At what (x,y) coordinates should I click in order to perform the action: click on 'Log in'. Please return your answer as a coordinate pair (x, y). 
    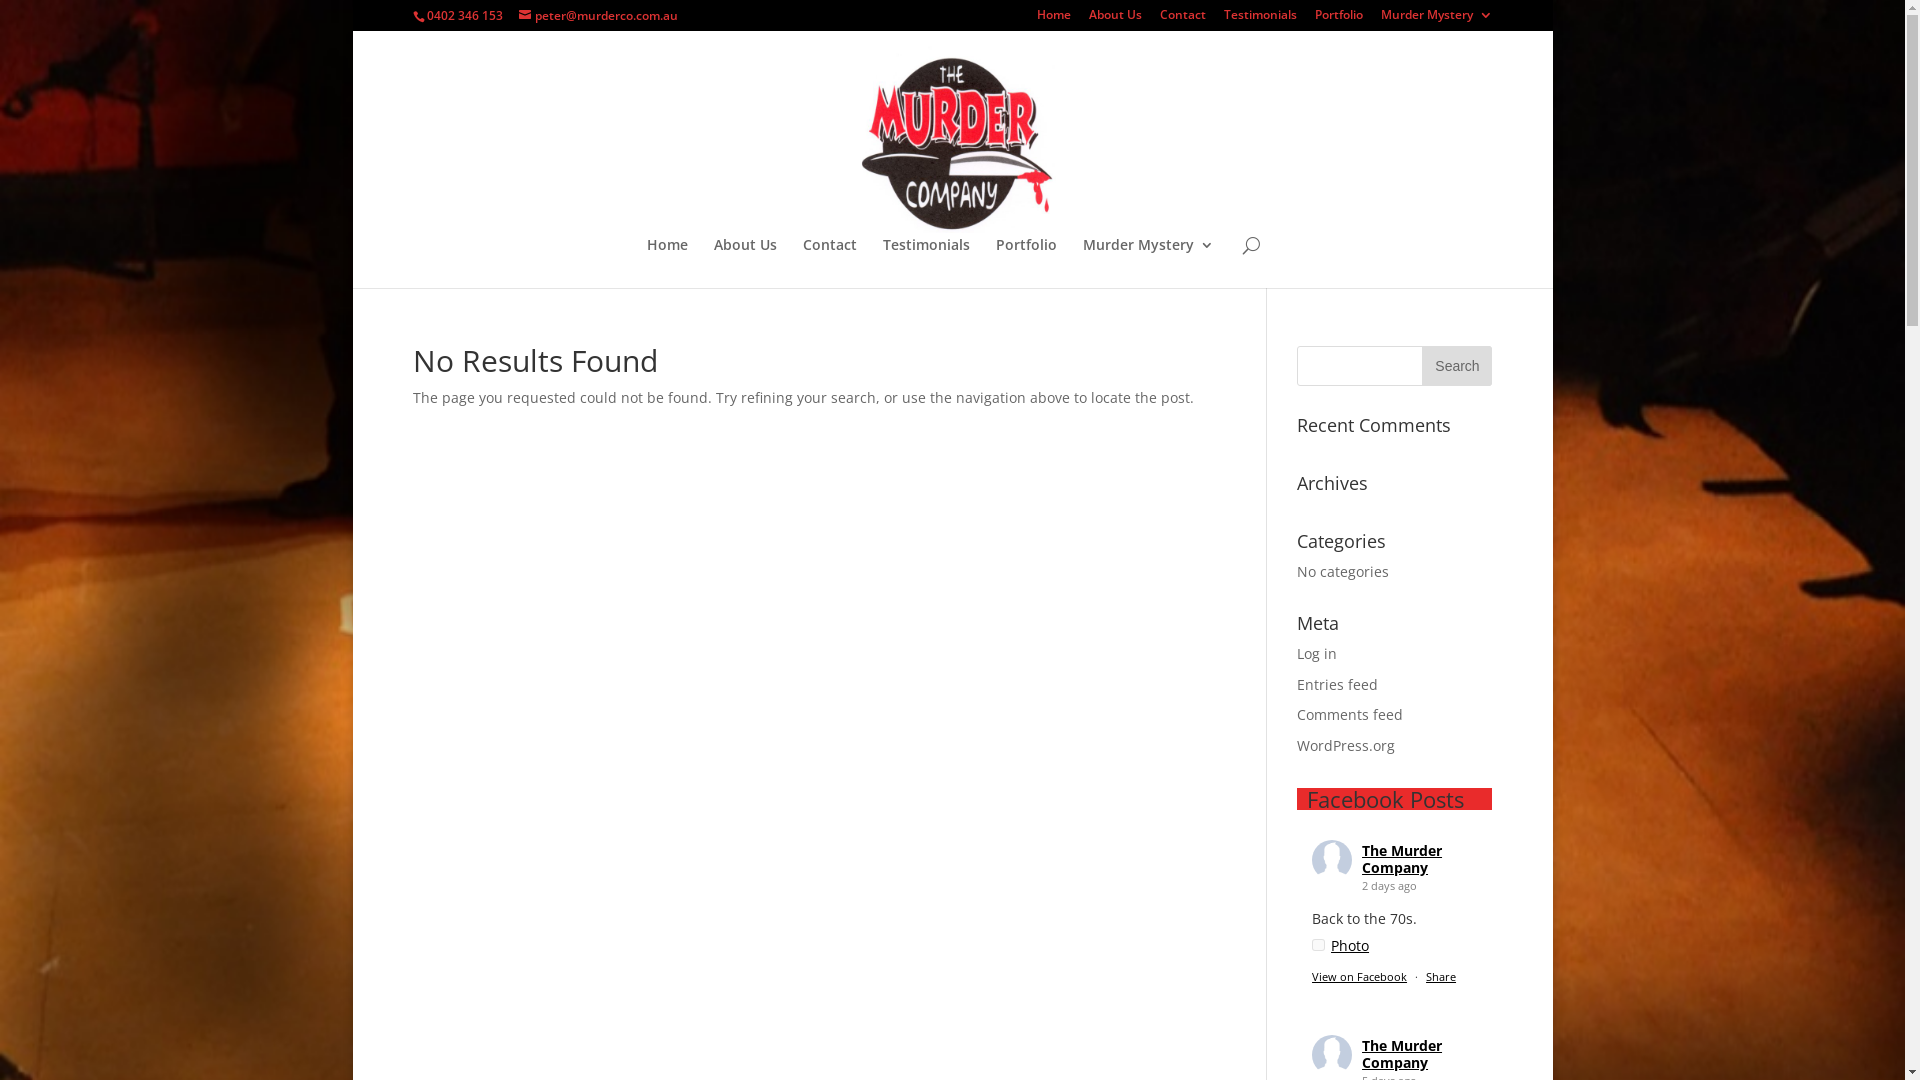
    Looking at the image, I should click on (1316, 653).